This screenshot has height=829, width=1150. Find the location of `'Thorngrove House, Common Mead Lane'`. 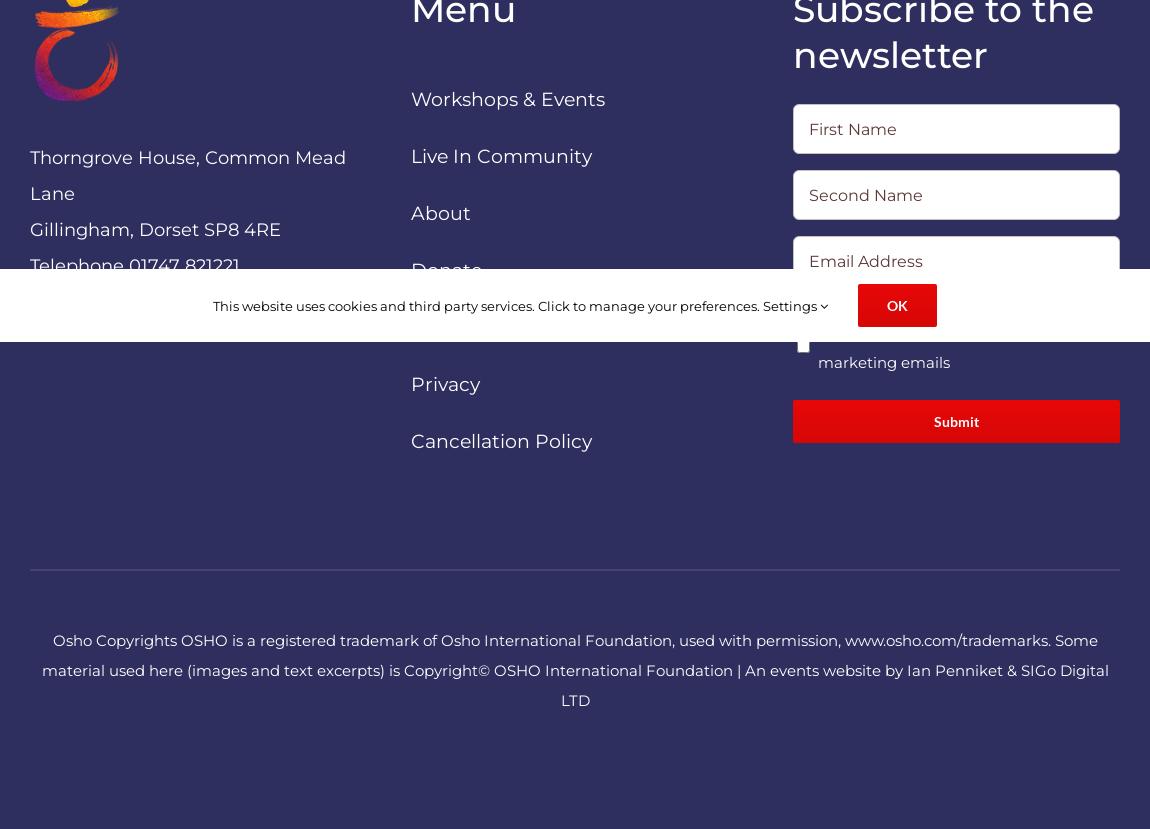

'Thorngrove House, Common Mead Lane' is located at coordinates (185, 175).